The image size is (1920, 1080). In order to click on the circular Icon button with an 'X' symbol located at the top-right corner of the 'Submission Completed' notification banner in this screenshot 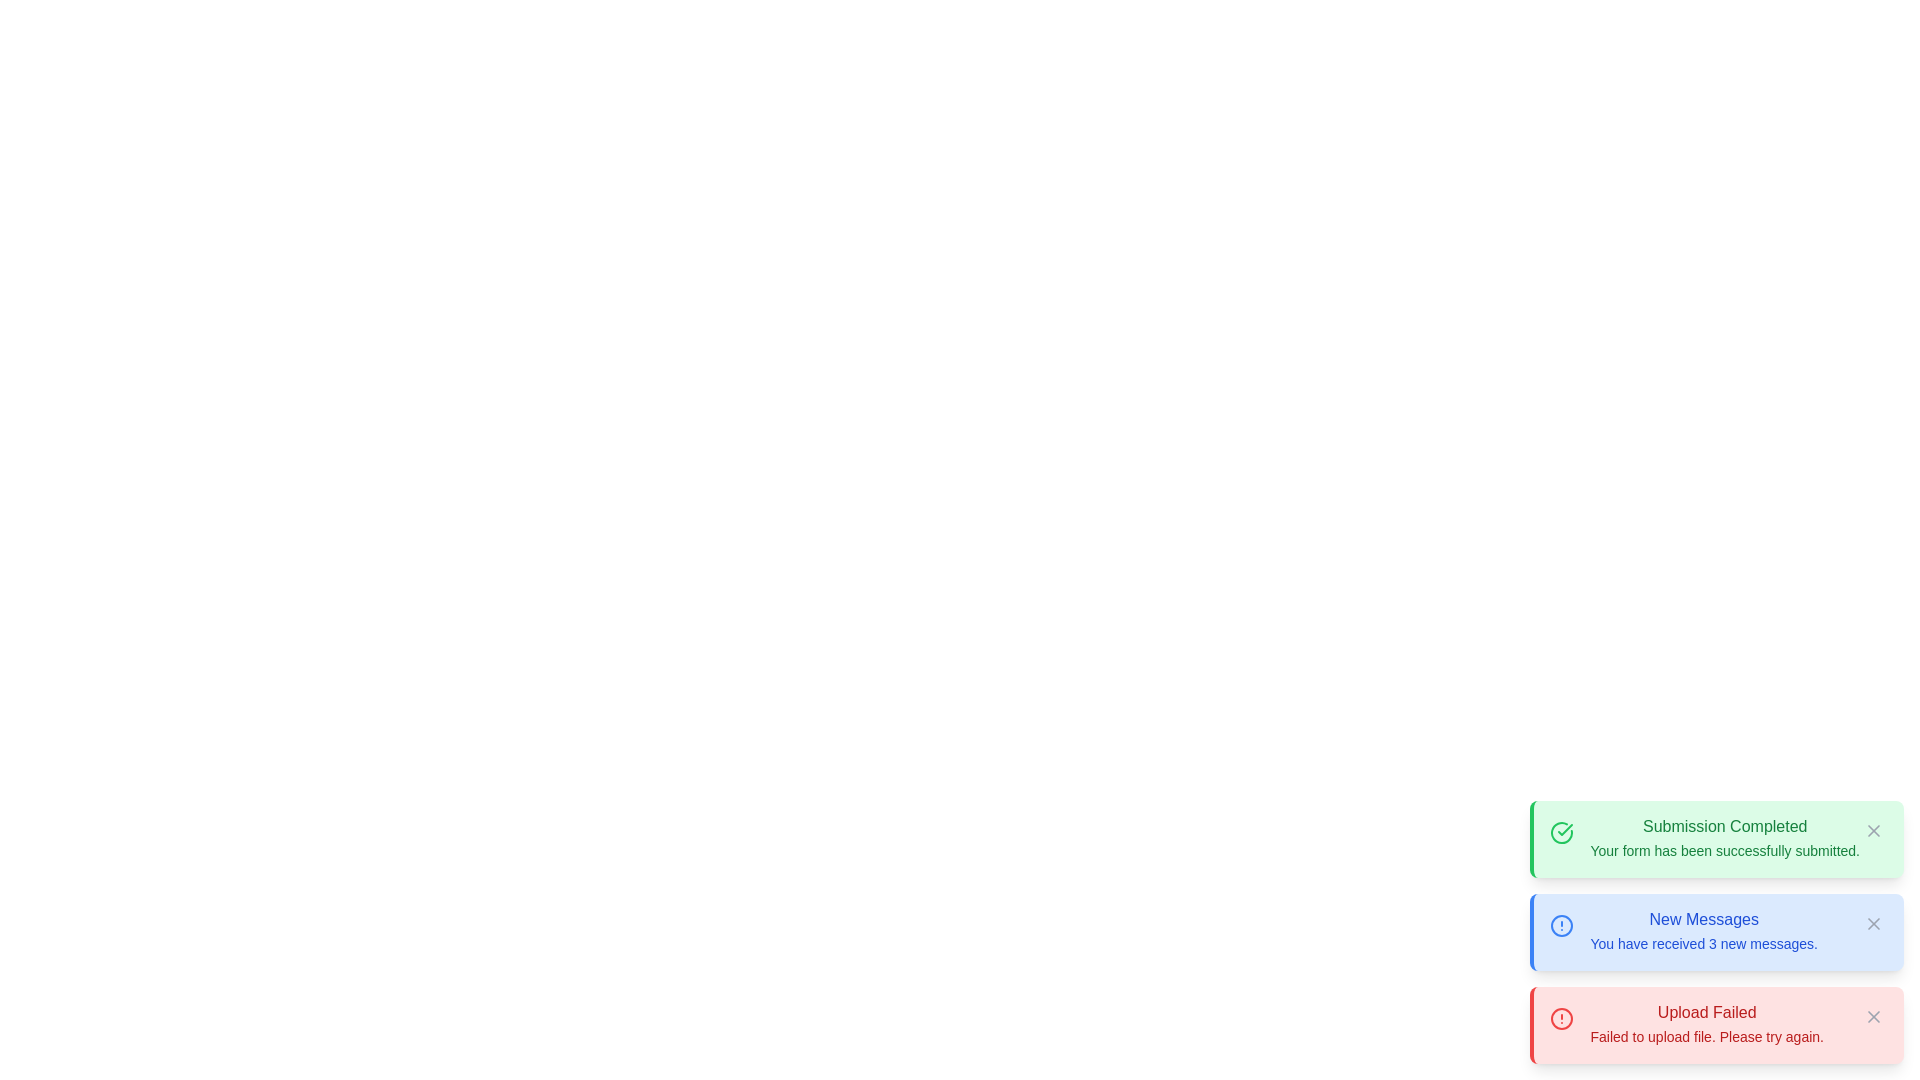, I will do `click(1872, 830)`.